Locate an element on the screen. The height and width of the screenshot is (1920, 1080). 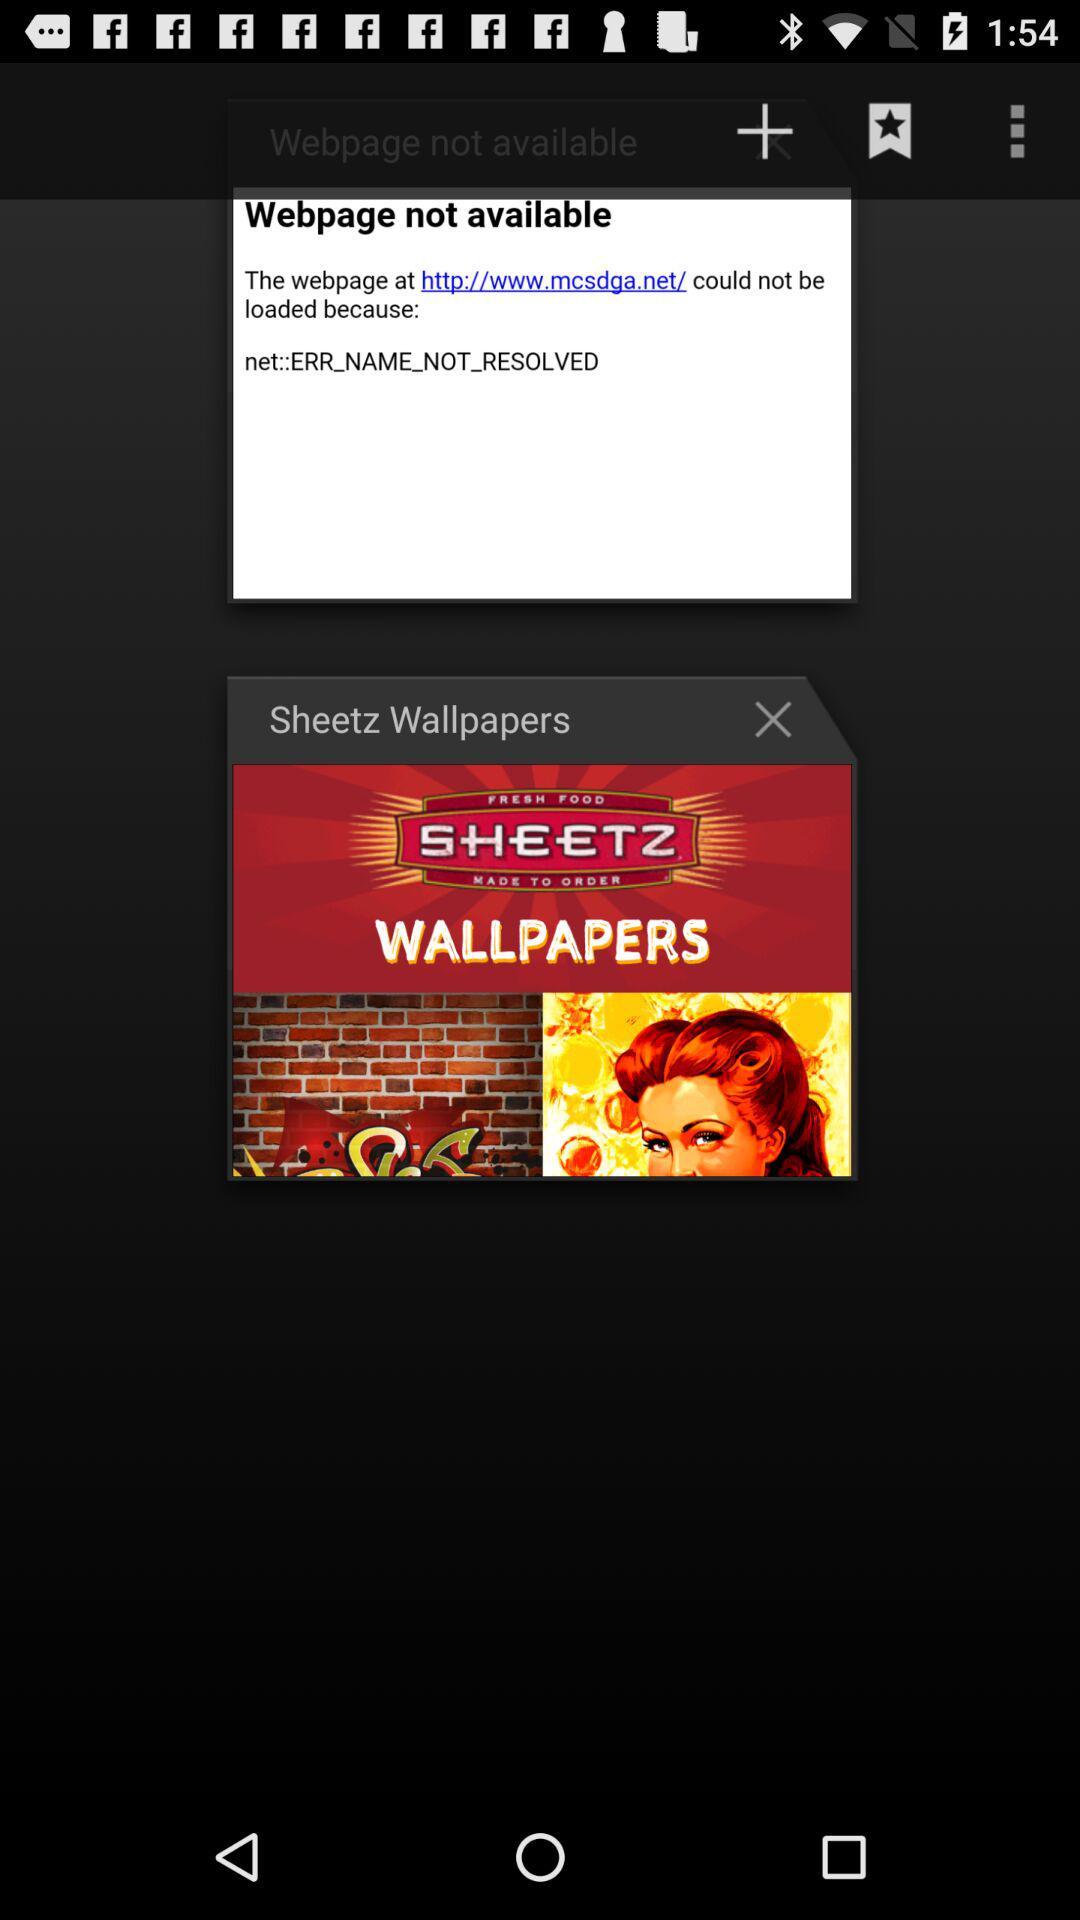
the add icon is located at coordinates (764, 139).